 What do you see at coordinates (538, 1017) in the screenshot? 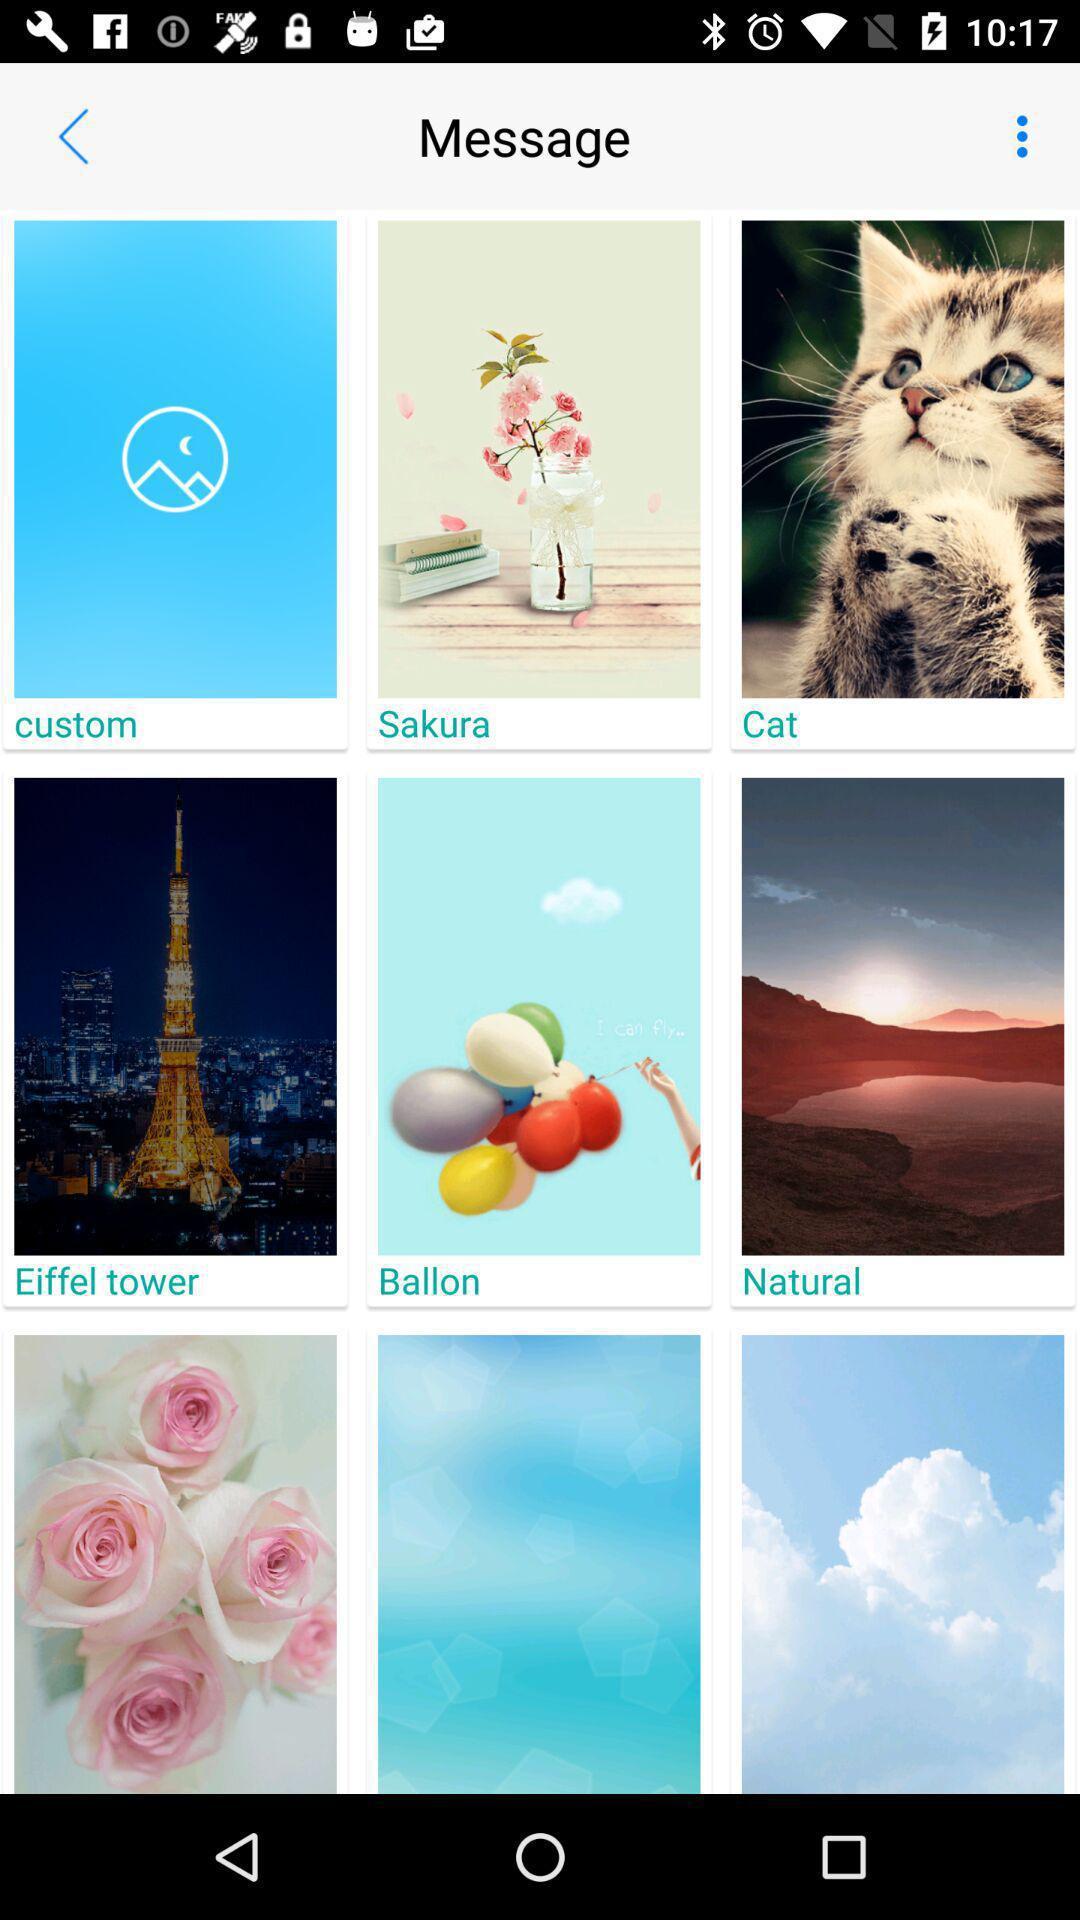
I see `the image above ballon` at bounding box center [538, 1017].